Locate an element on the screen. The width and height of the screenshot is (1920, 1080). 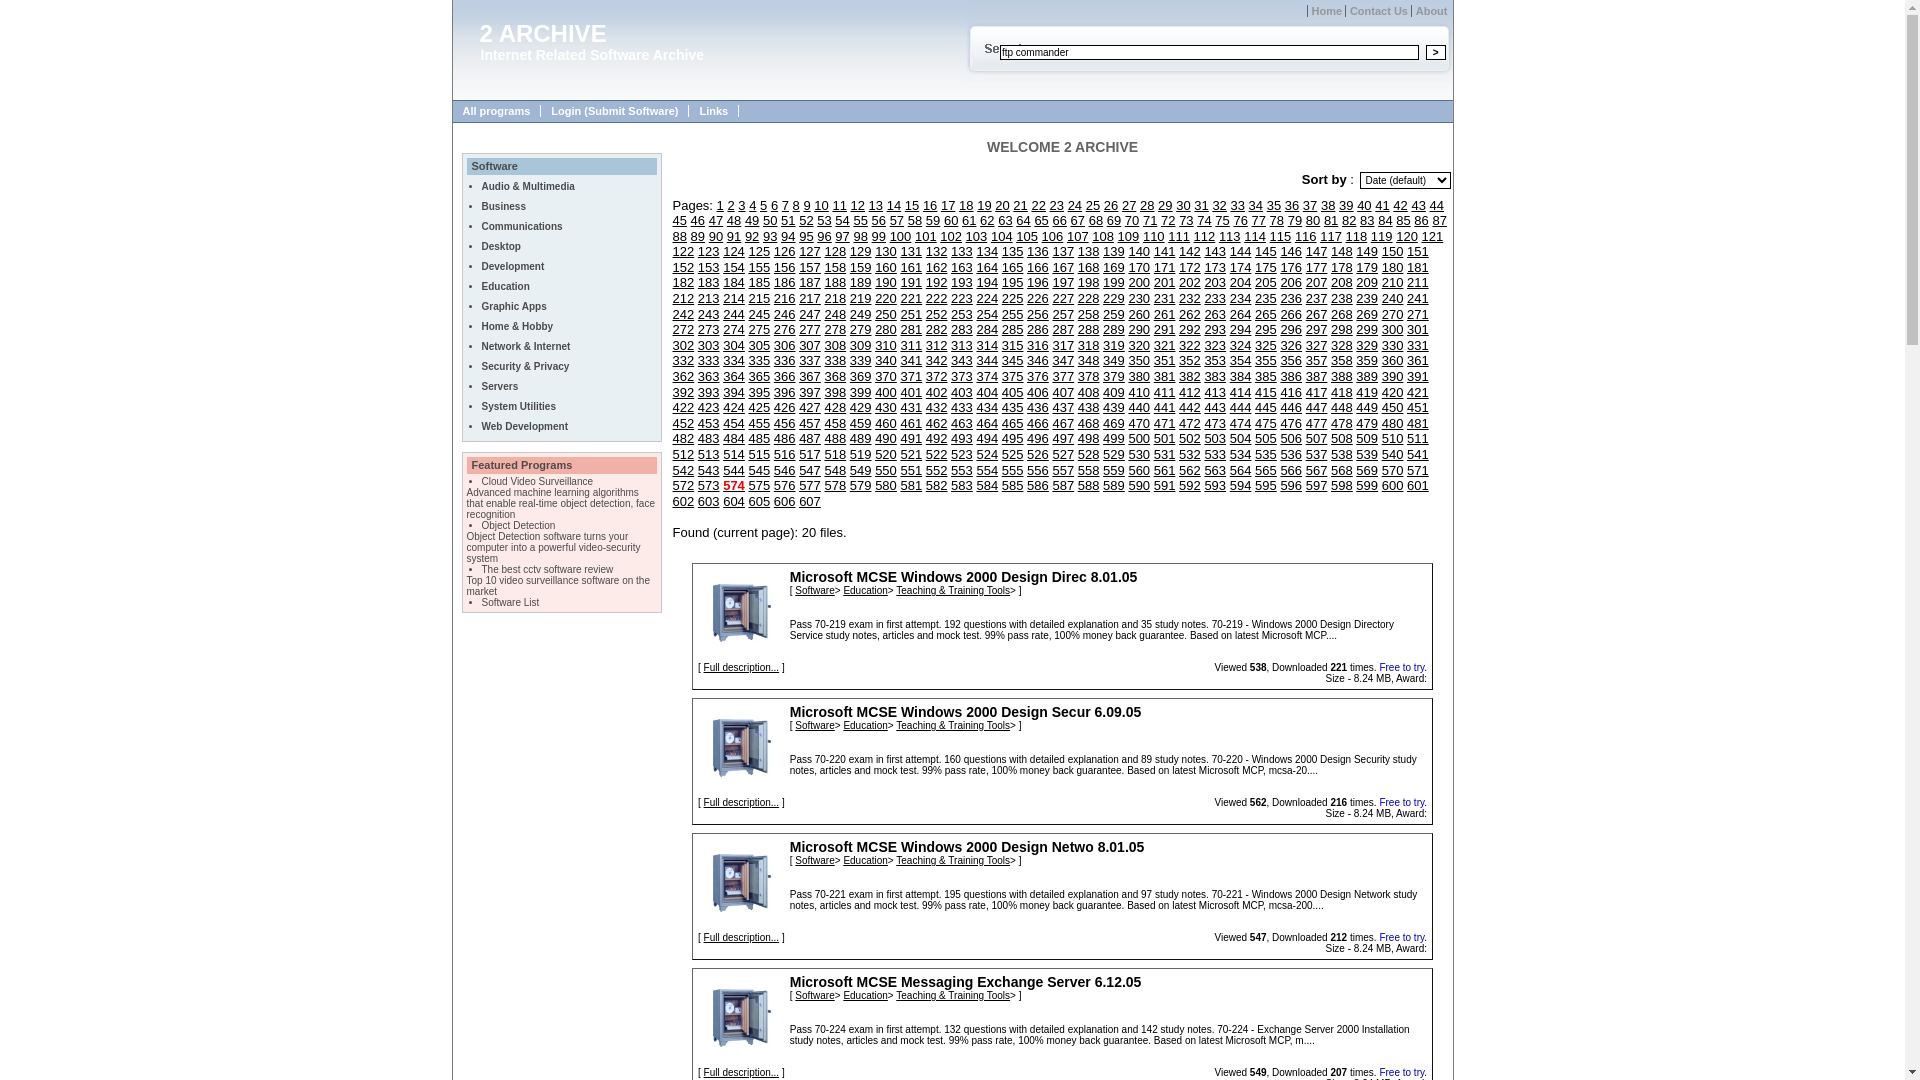
'106' is located at coordinates (1040, 235).